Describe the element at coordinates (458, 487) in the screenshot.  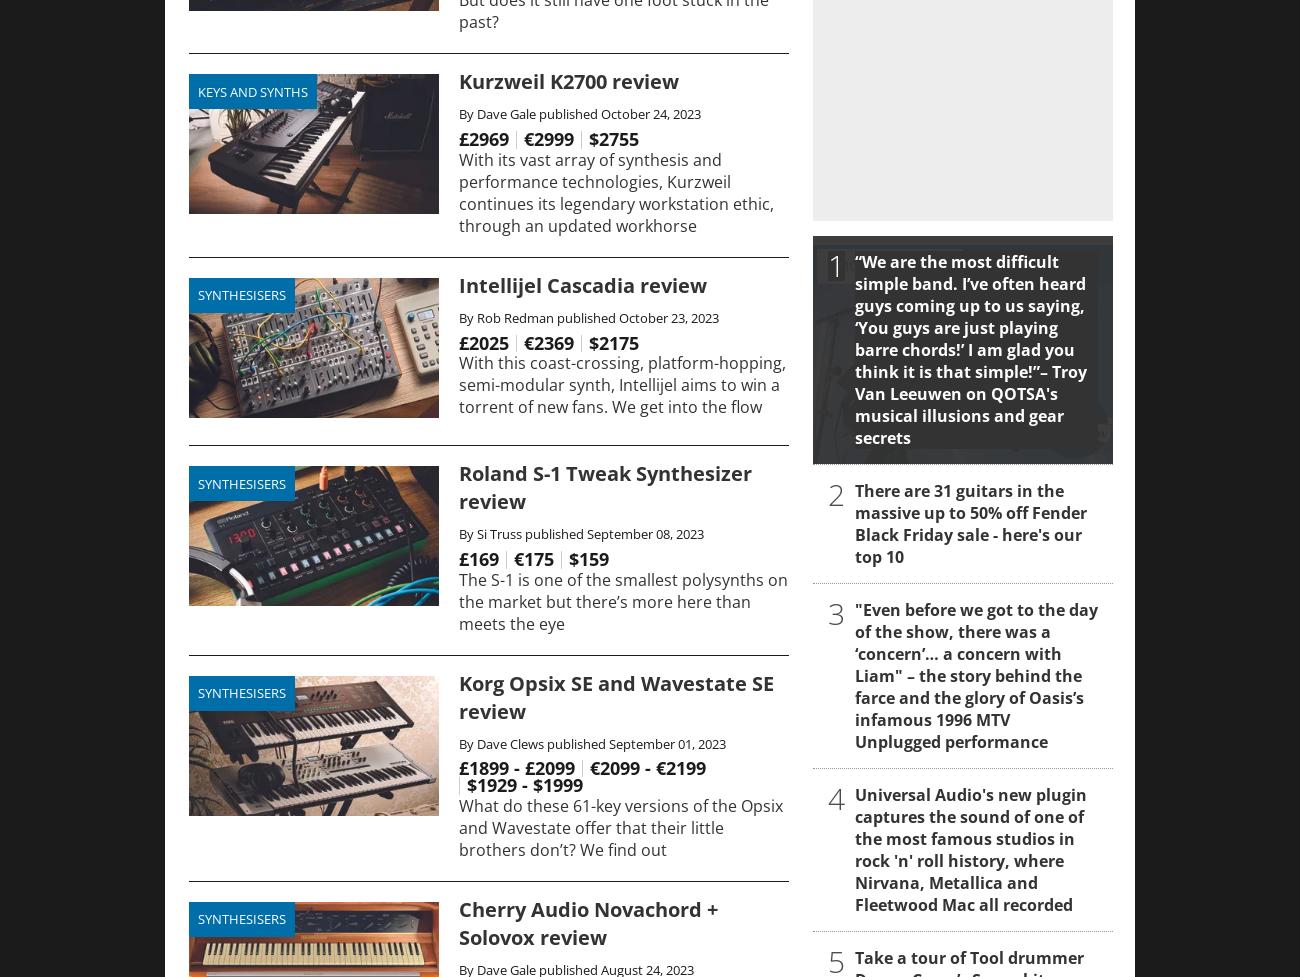
I see `'Roland S-1 Tweak Synthesizer review'` at that location.